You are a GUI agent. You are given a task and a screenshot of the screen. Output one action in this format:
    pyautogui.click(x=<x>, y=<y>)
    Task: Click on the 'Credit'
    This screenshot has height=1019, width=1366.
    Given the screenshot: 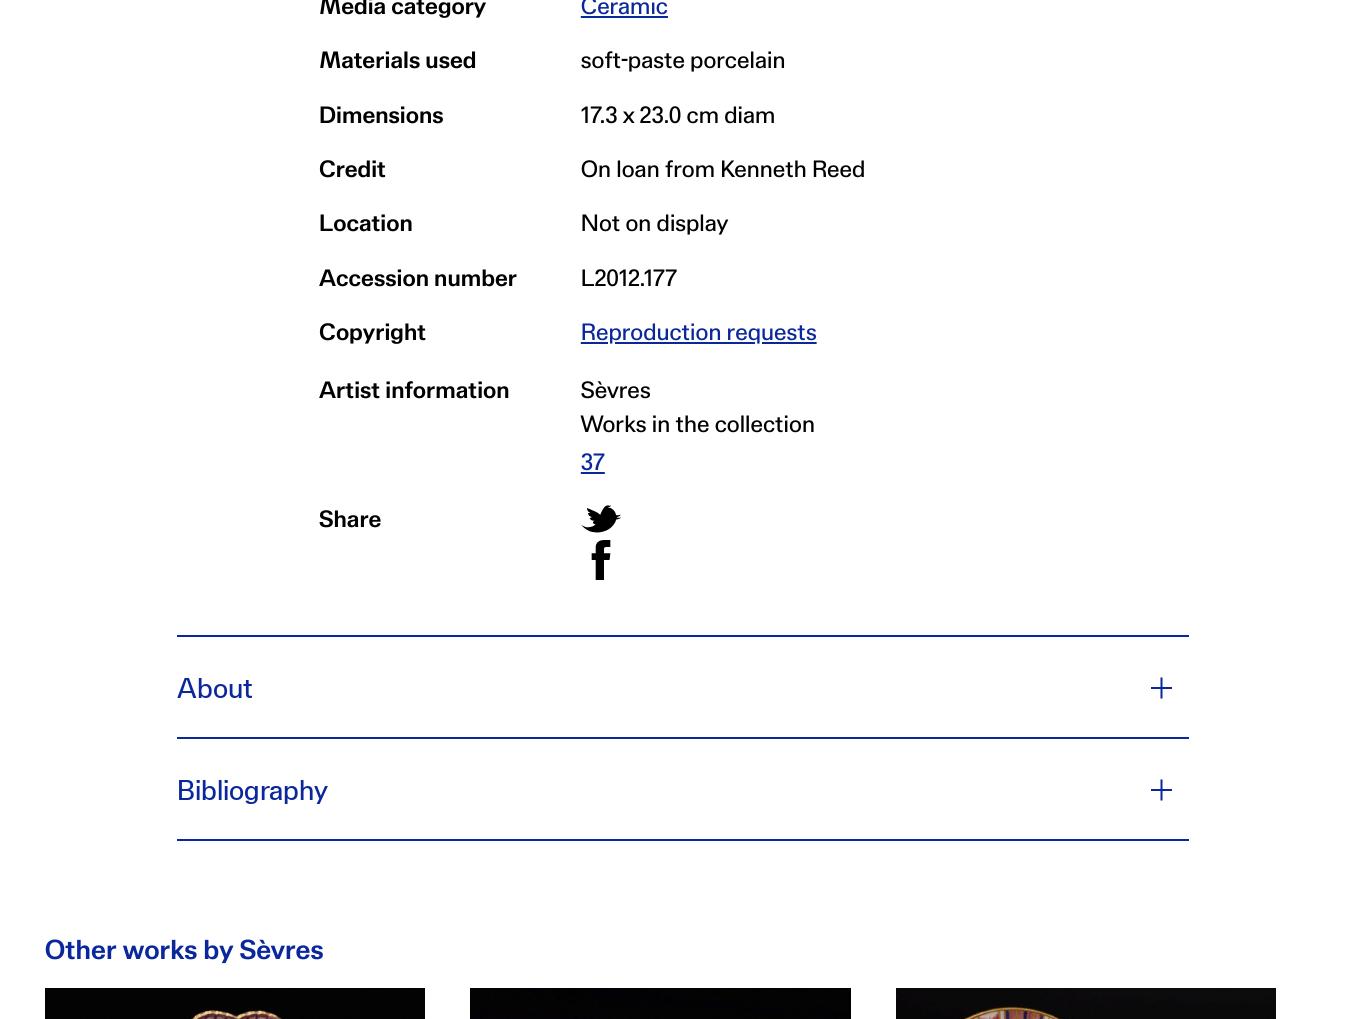 What is the action you would take?
    pyautogui.click(x=351, y=165)
    